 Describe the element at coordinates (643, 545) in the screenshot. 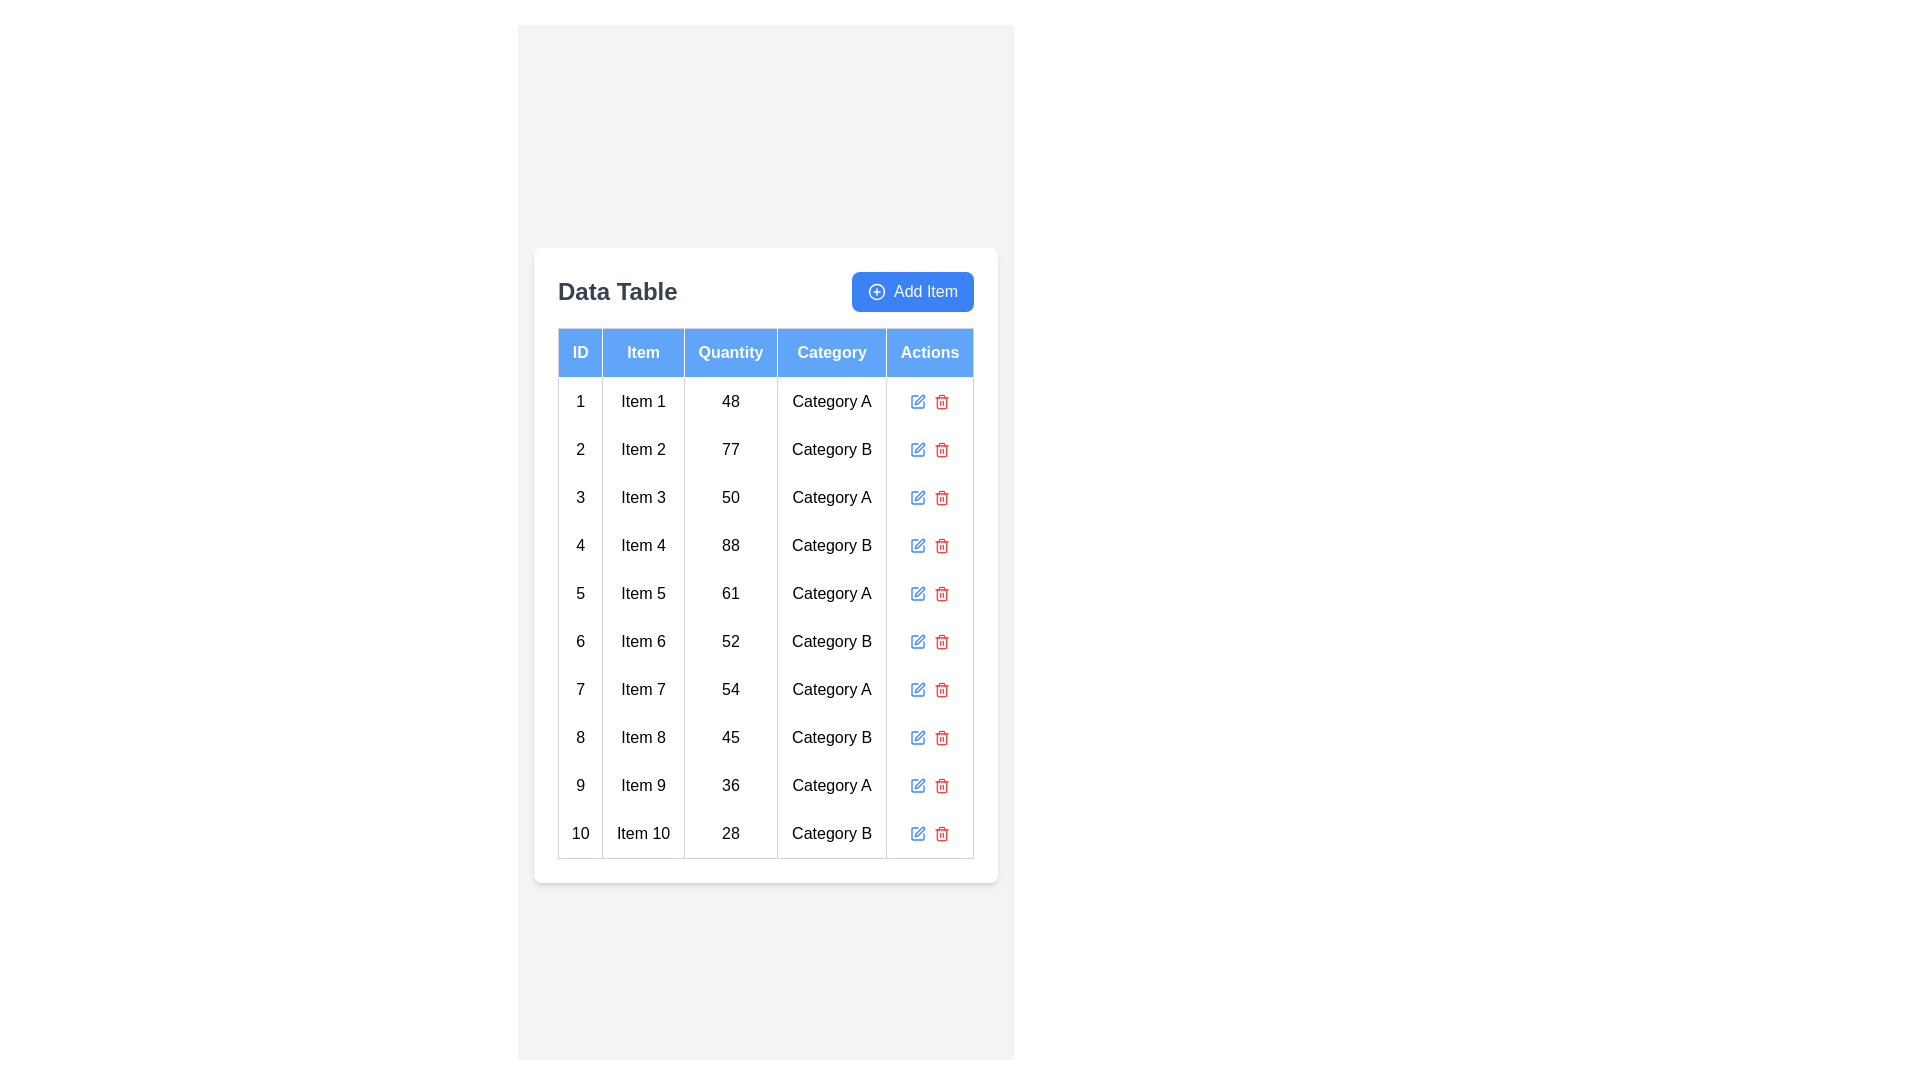

I see `the text label displaying 'Item 4' located in the second column of the fifth row of the data table, positioned between the numeric identifier '4' and the numeric value '88'` at that location.